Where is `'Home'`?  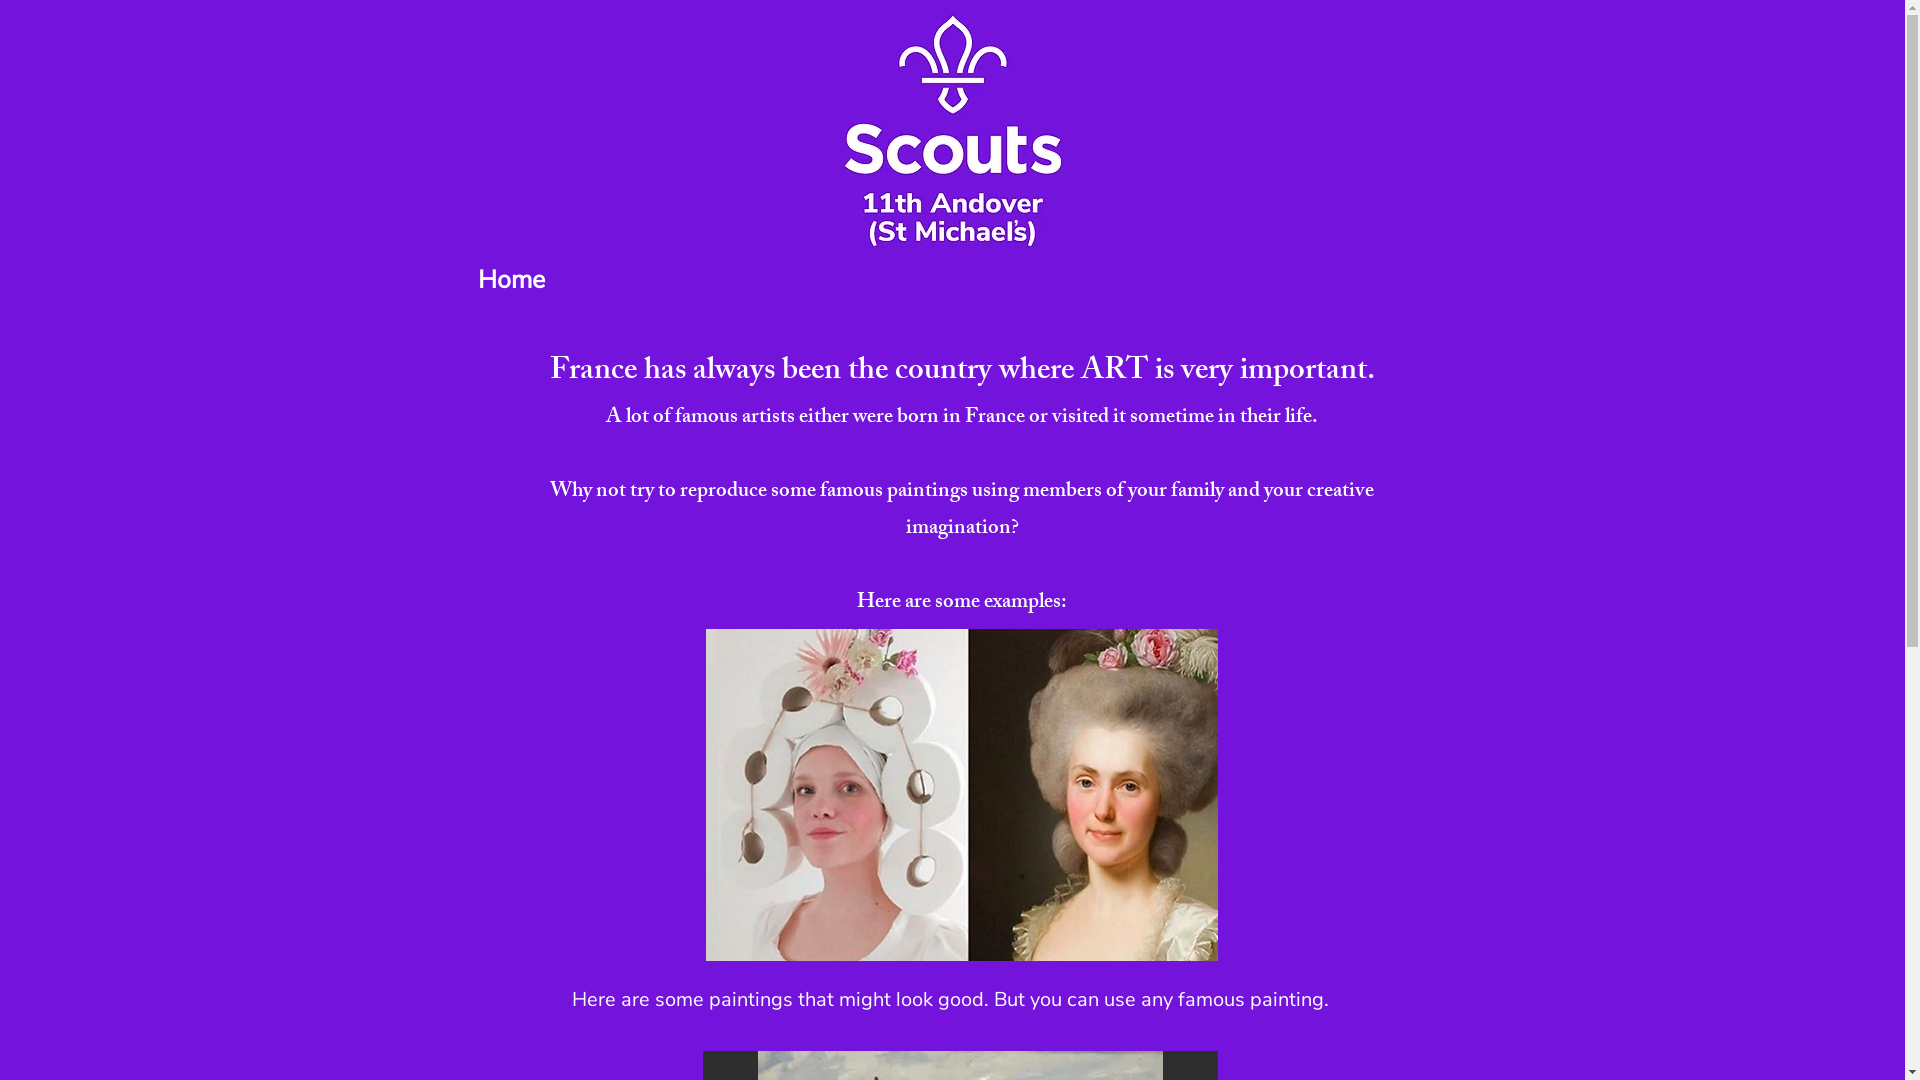 'Home' is located at coordinates (511, 280).